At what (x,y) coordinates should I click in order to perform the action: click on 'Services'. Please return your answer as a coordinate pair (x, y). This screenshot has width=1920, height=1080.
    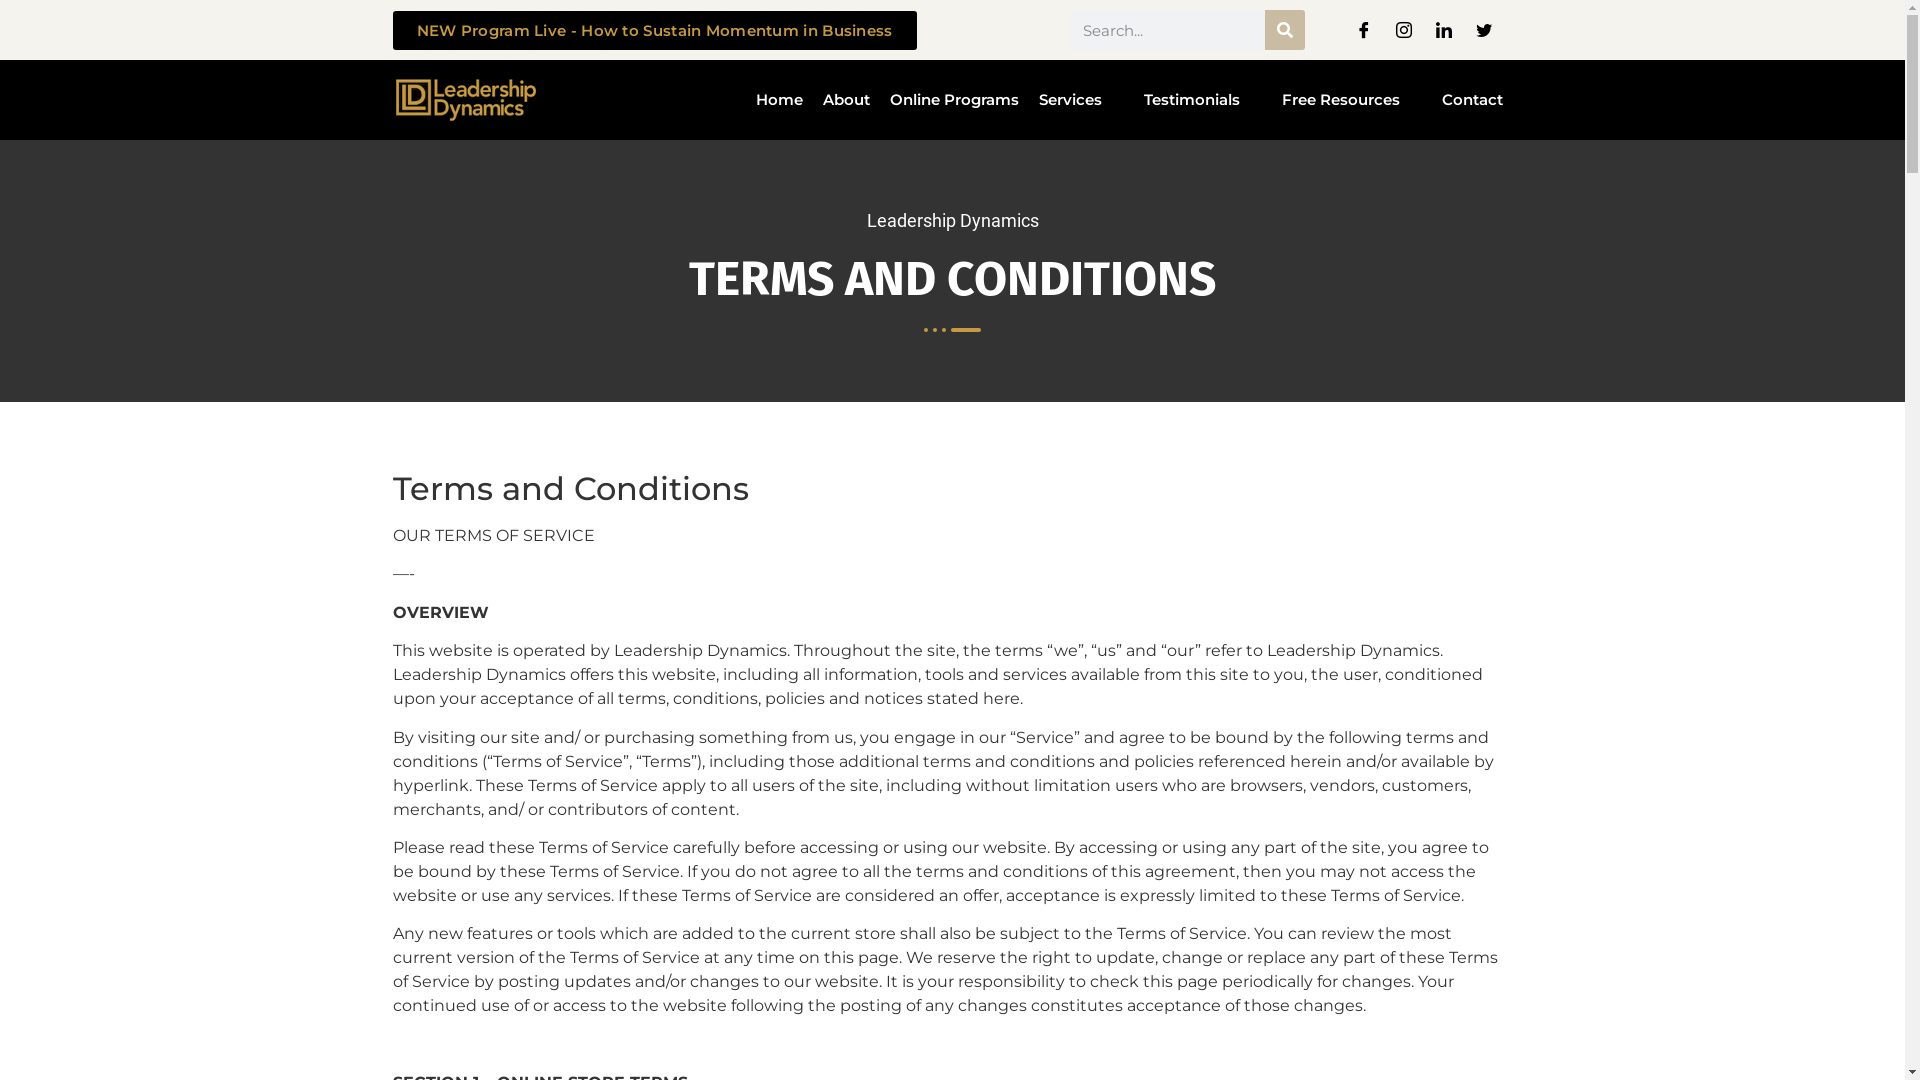
    Looking at the image, I should click on (1027, 100).